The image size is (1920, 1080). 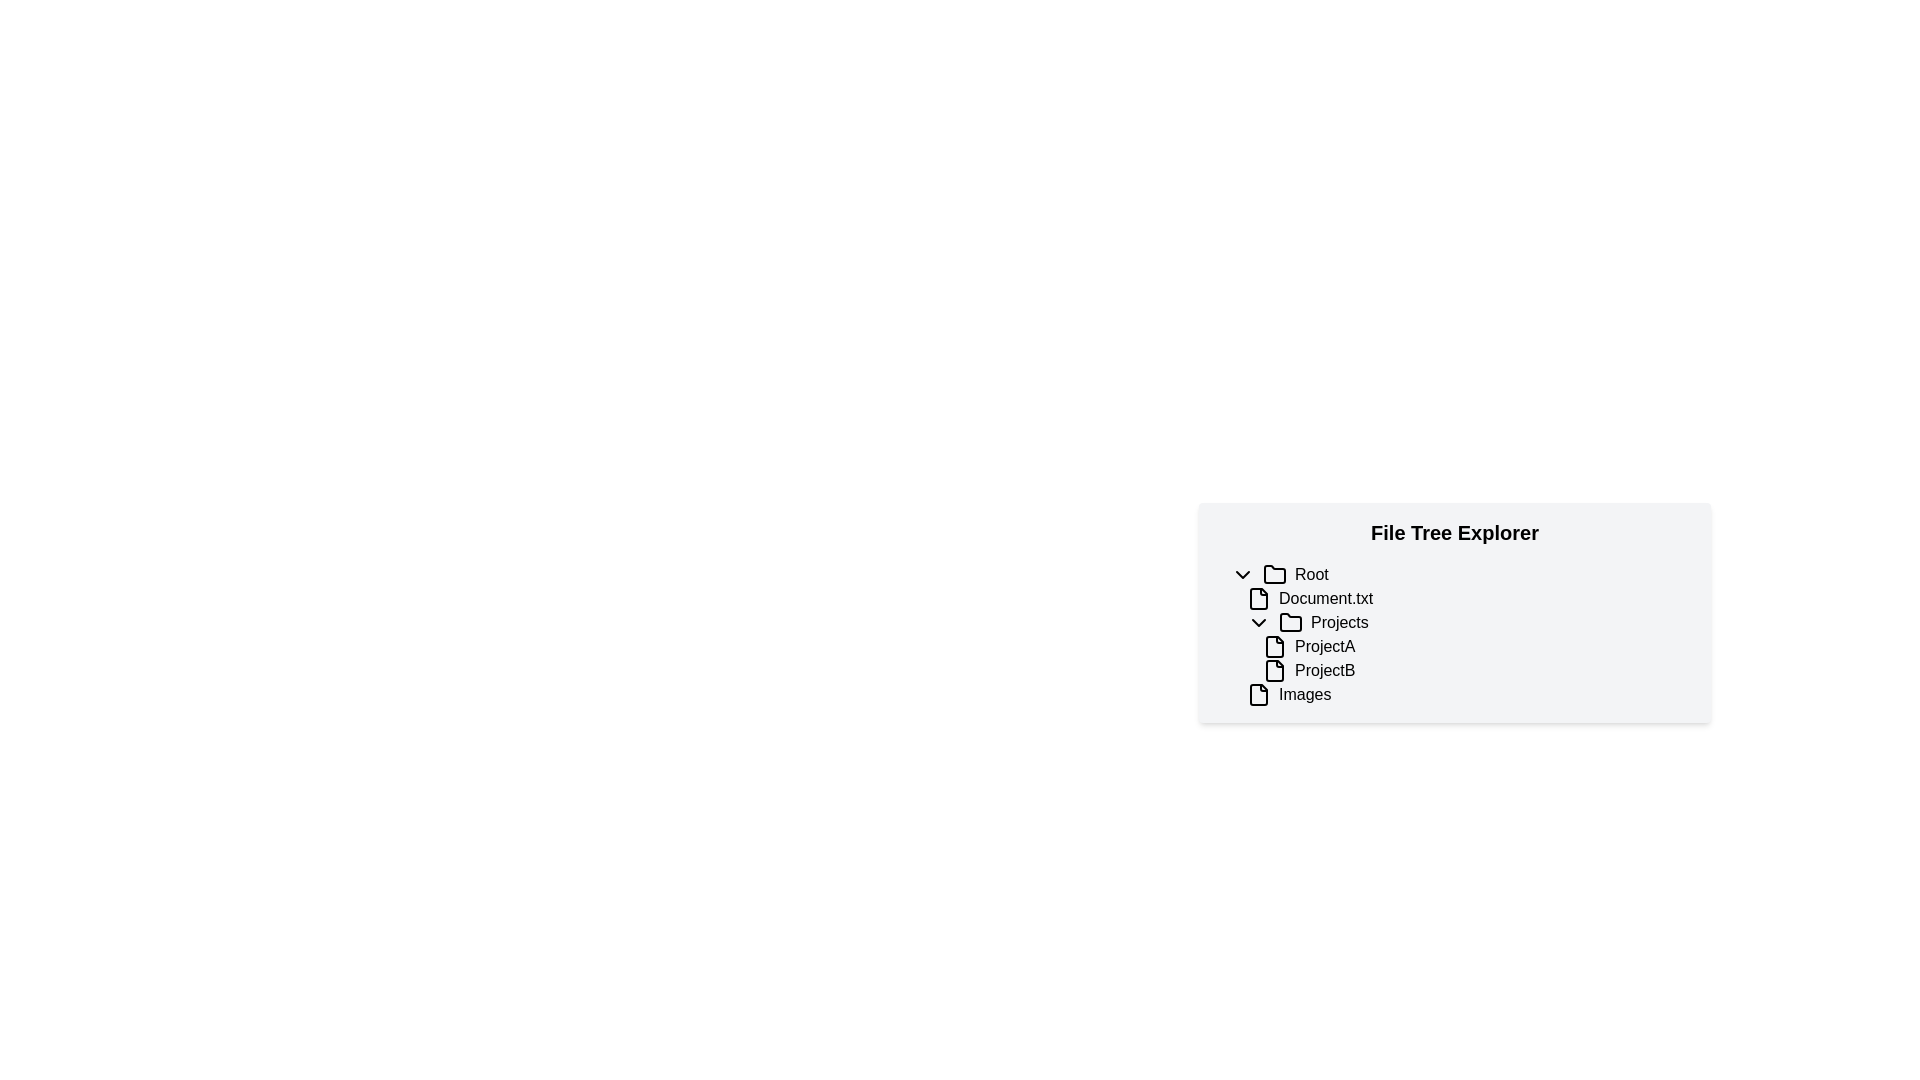 I want to click on the folder label indicating the name of the root directory, so click(x=1311, y=574).